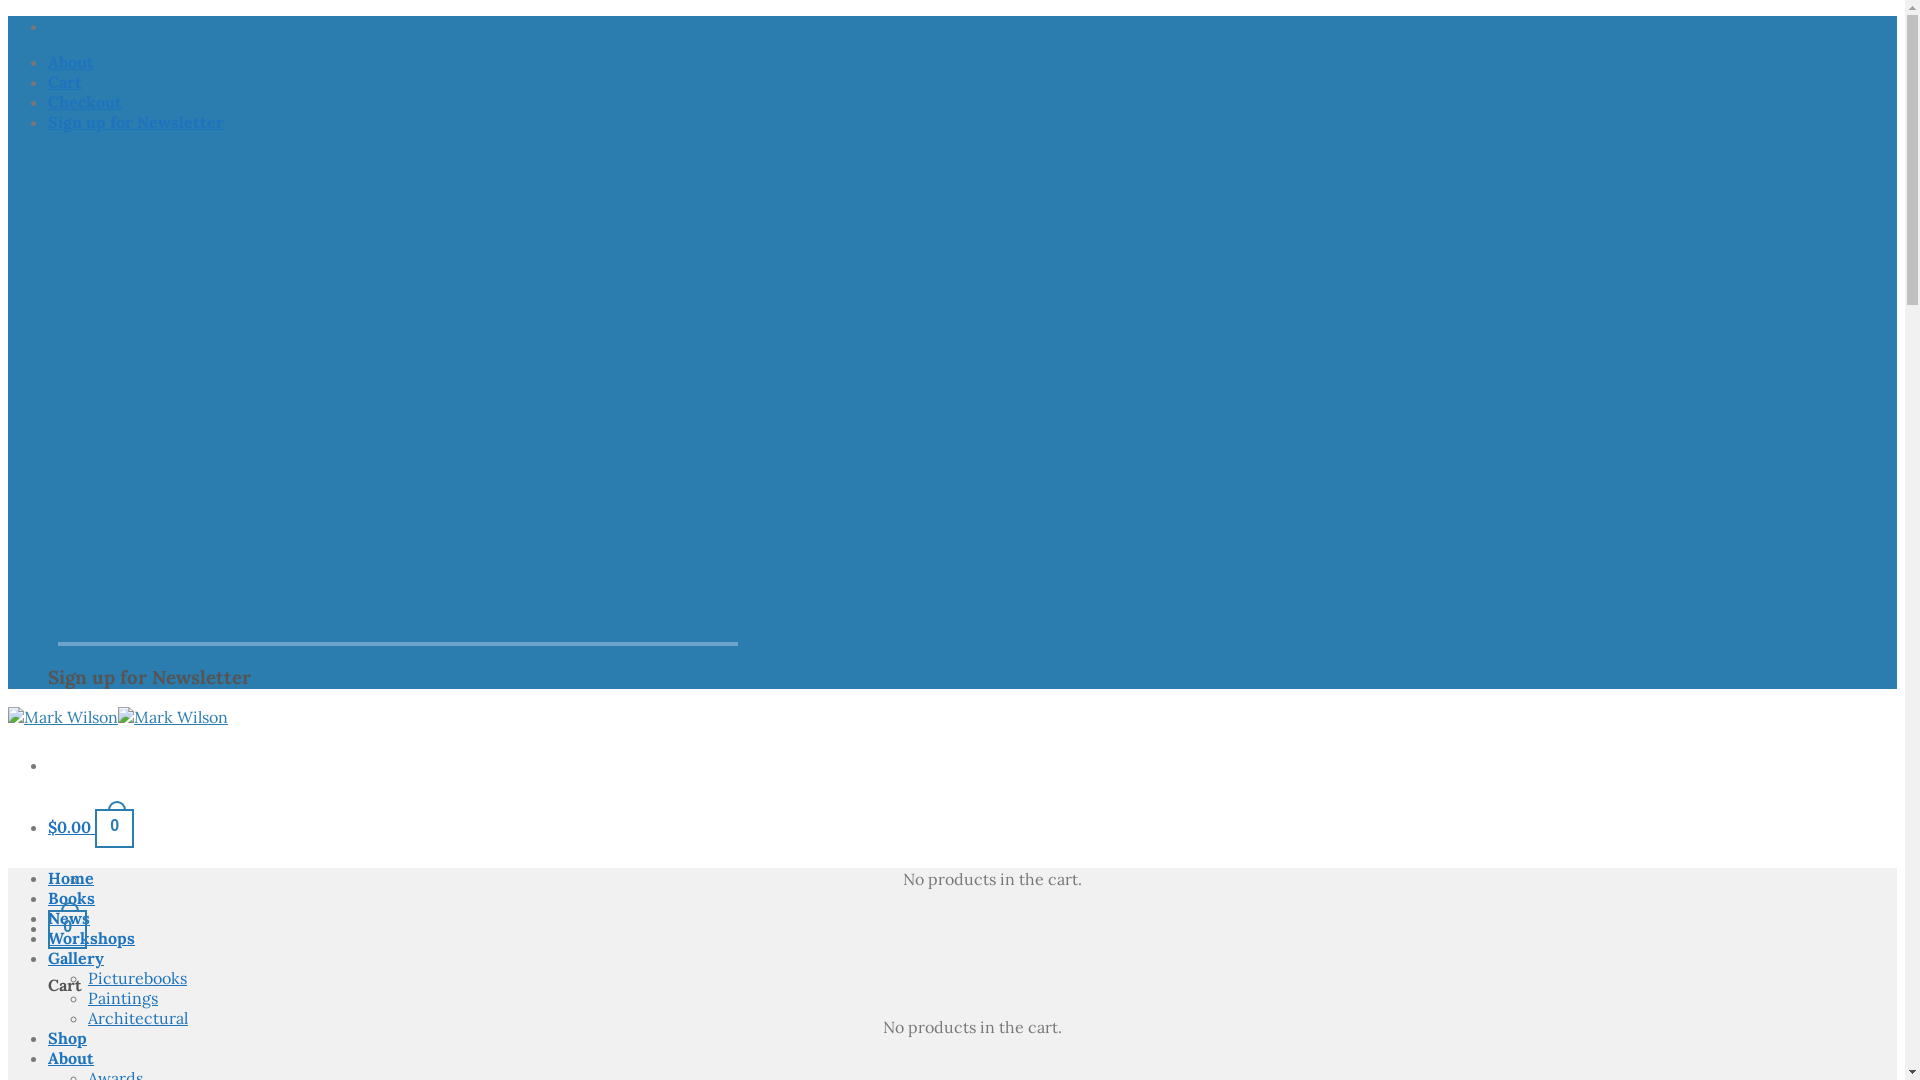 The height and width of the screenshot is (1080, 1920). Describe the element at coordinates (71, 877) in the screenshot. I see `'Home'` at that location.